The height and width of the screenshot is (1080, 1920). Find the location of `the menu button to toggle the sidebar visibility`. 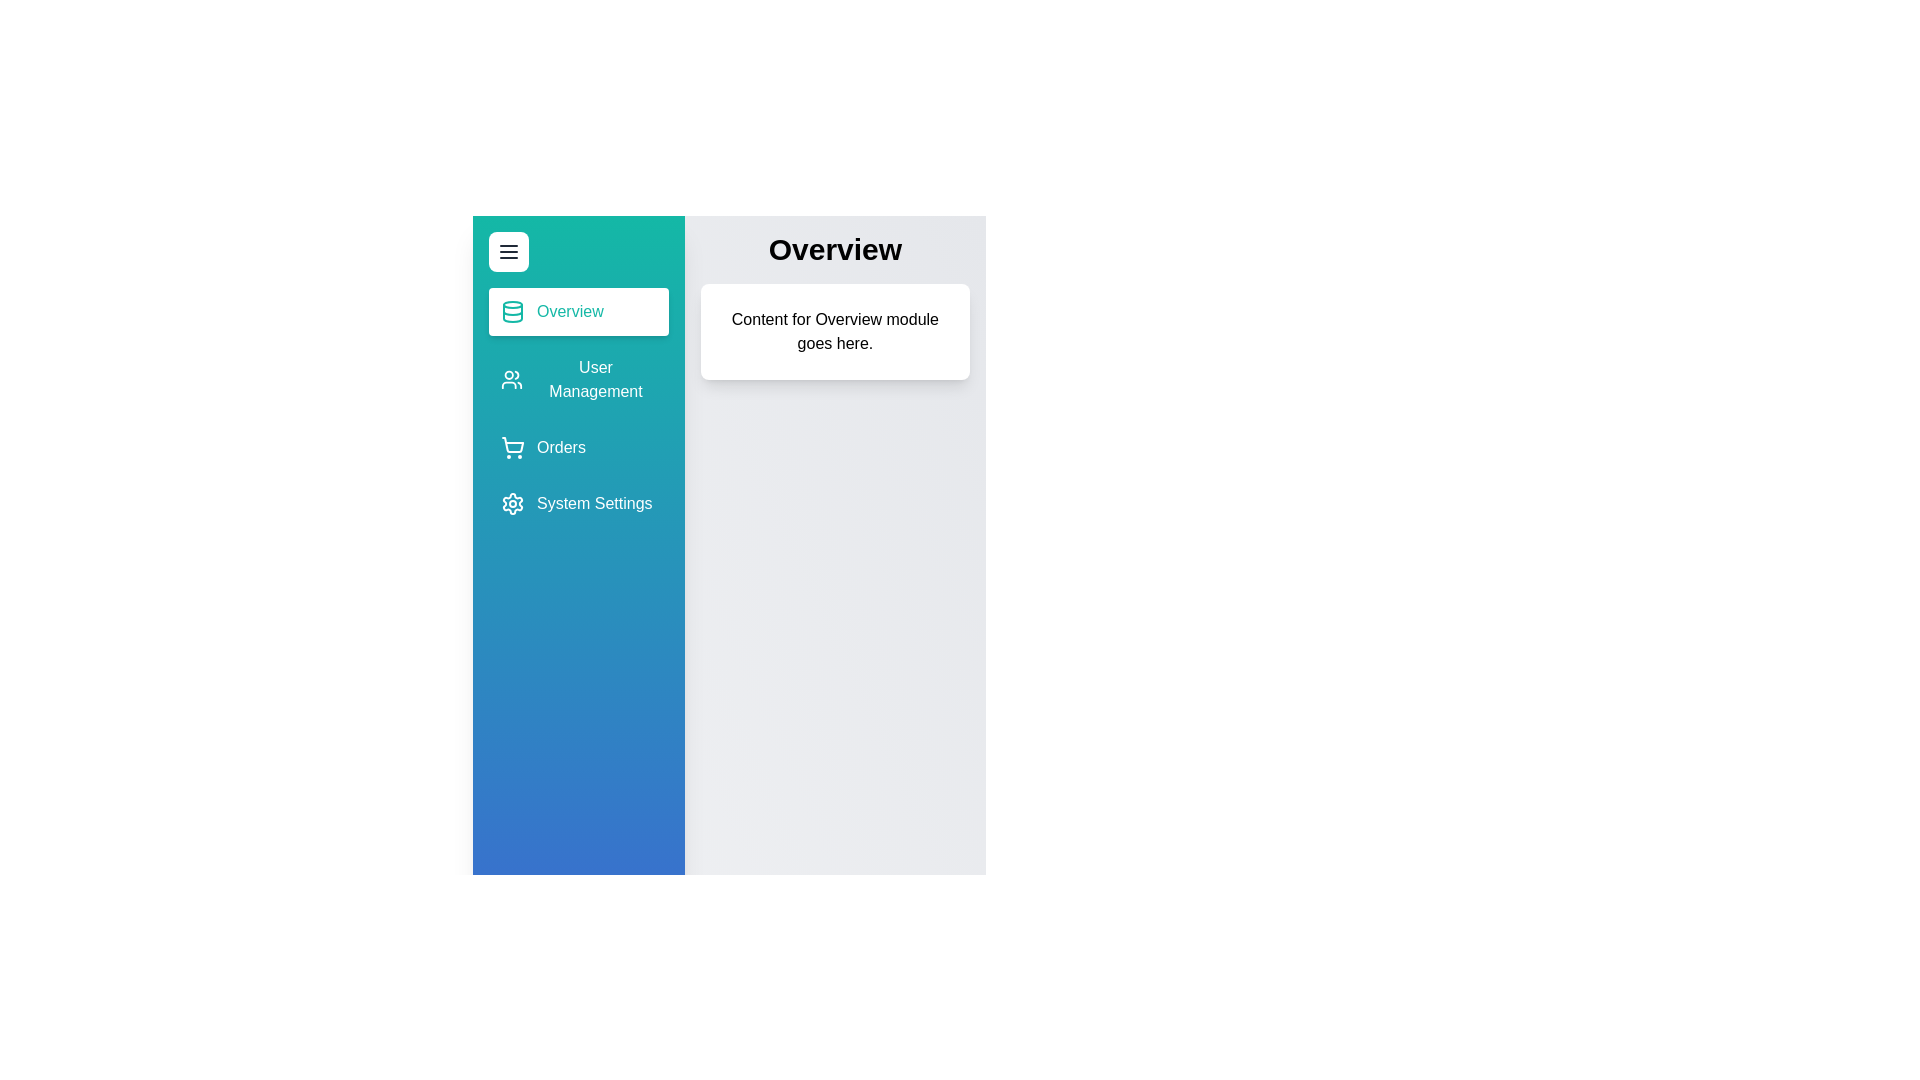

the menu button to toggle the sidebar visibility is located at coordinates (508, 250).